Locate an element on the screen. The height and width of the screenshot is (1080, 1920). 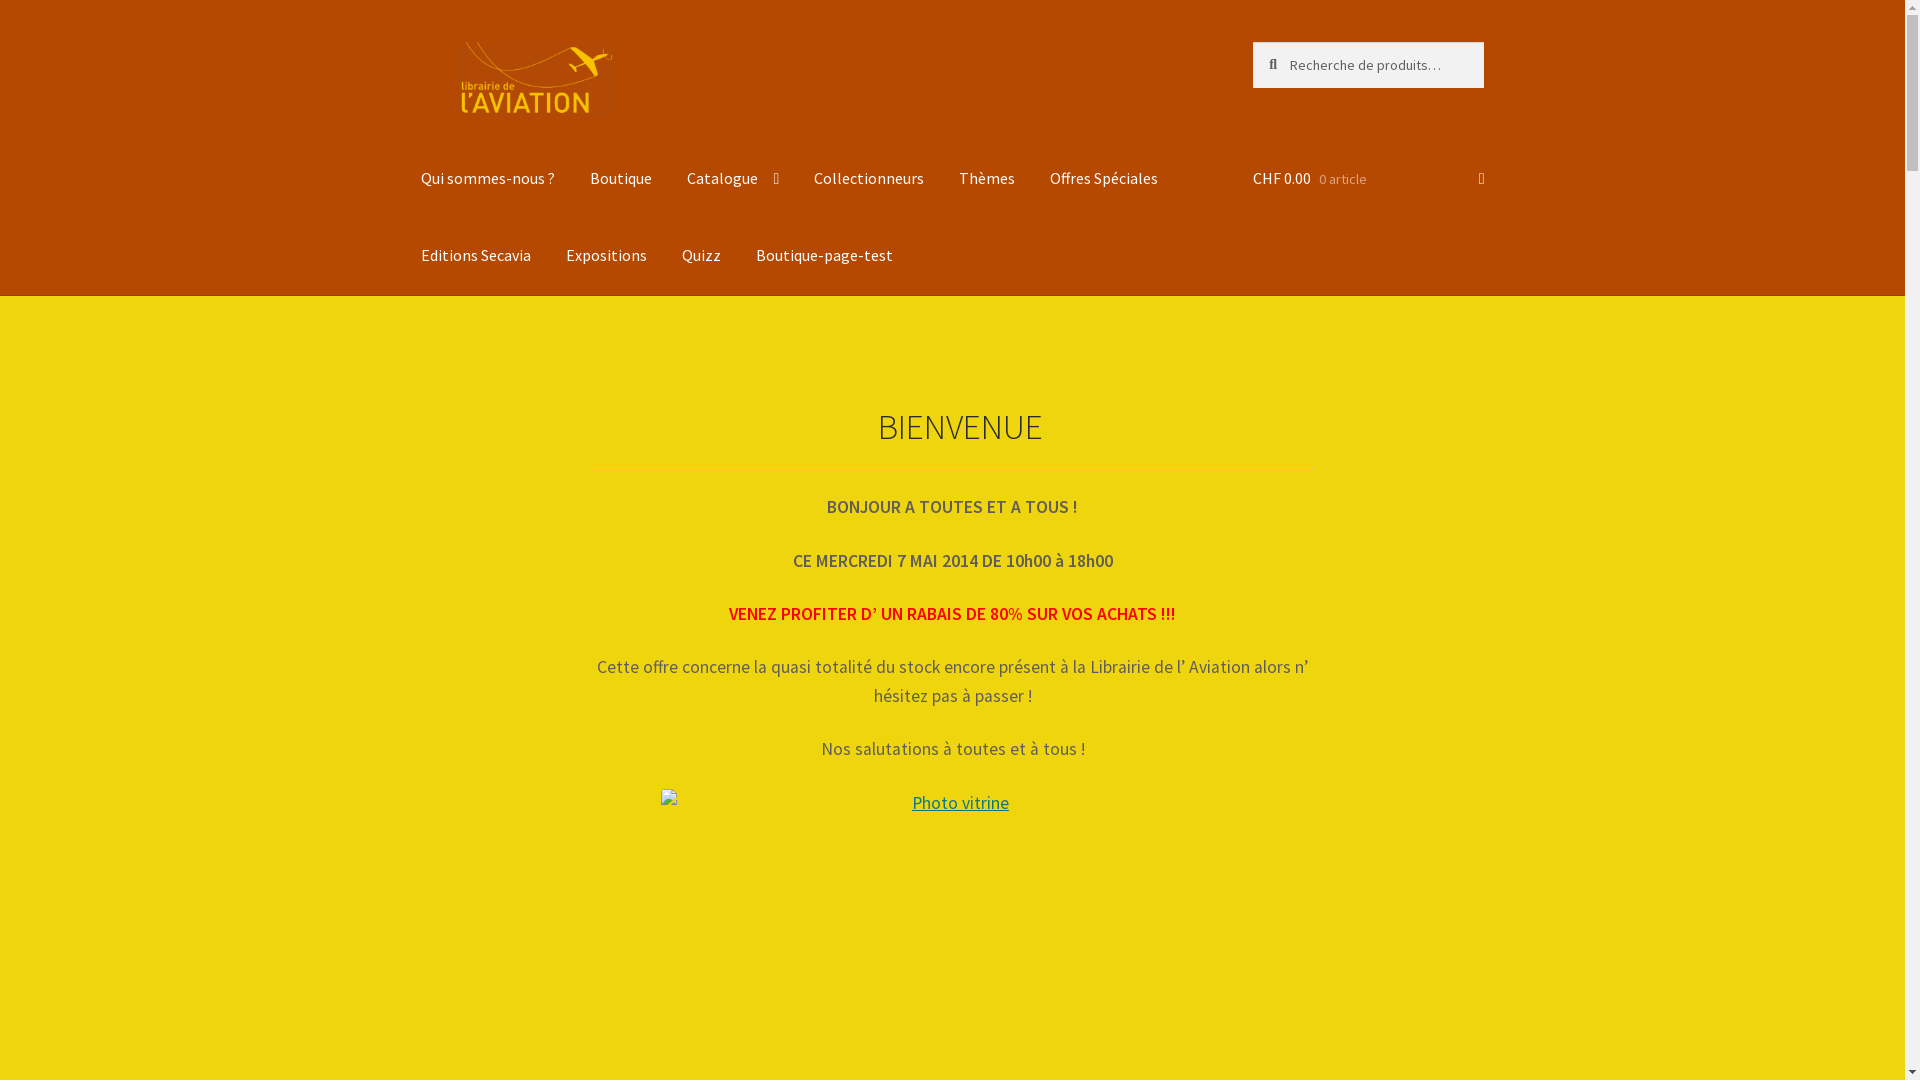
'Catalogue' is located at coordinates (732, 177).